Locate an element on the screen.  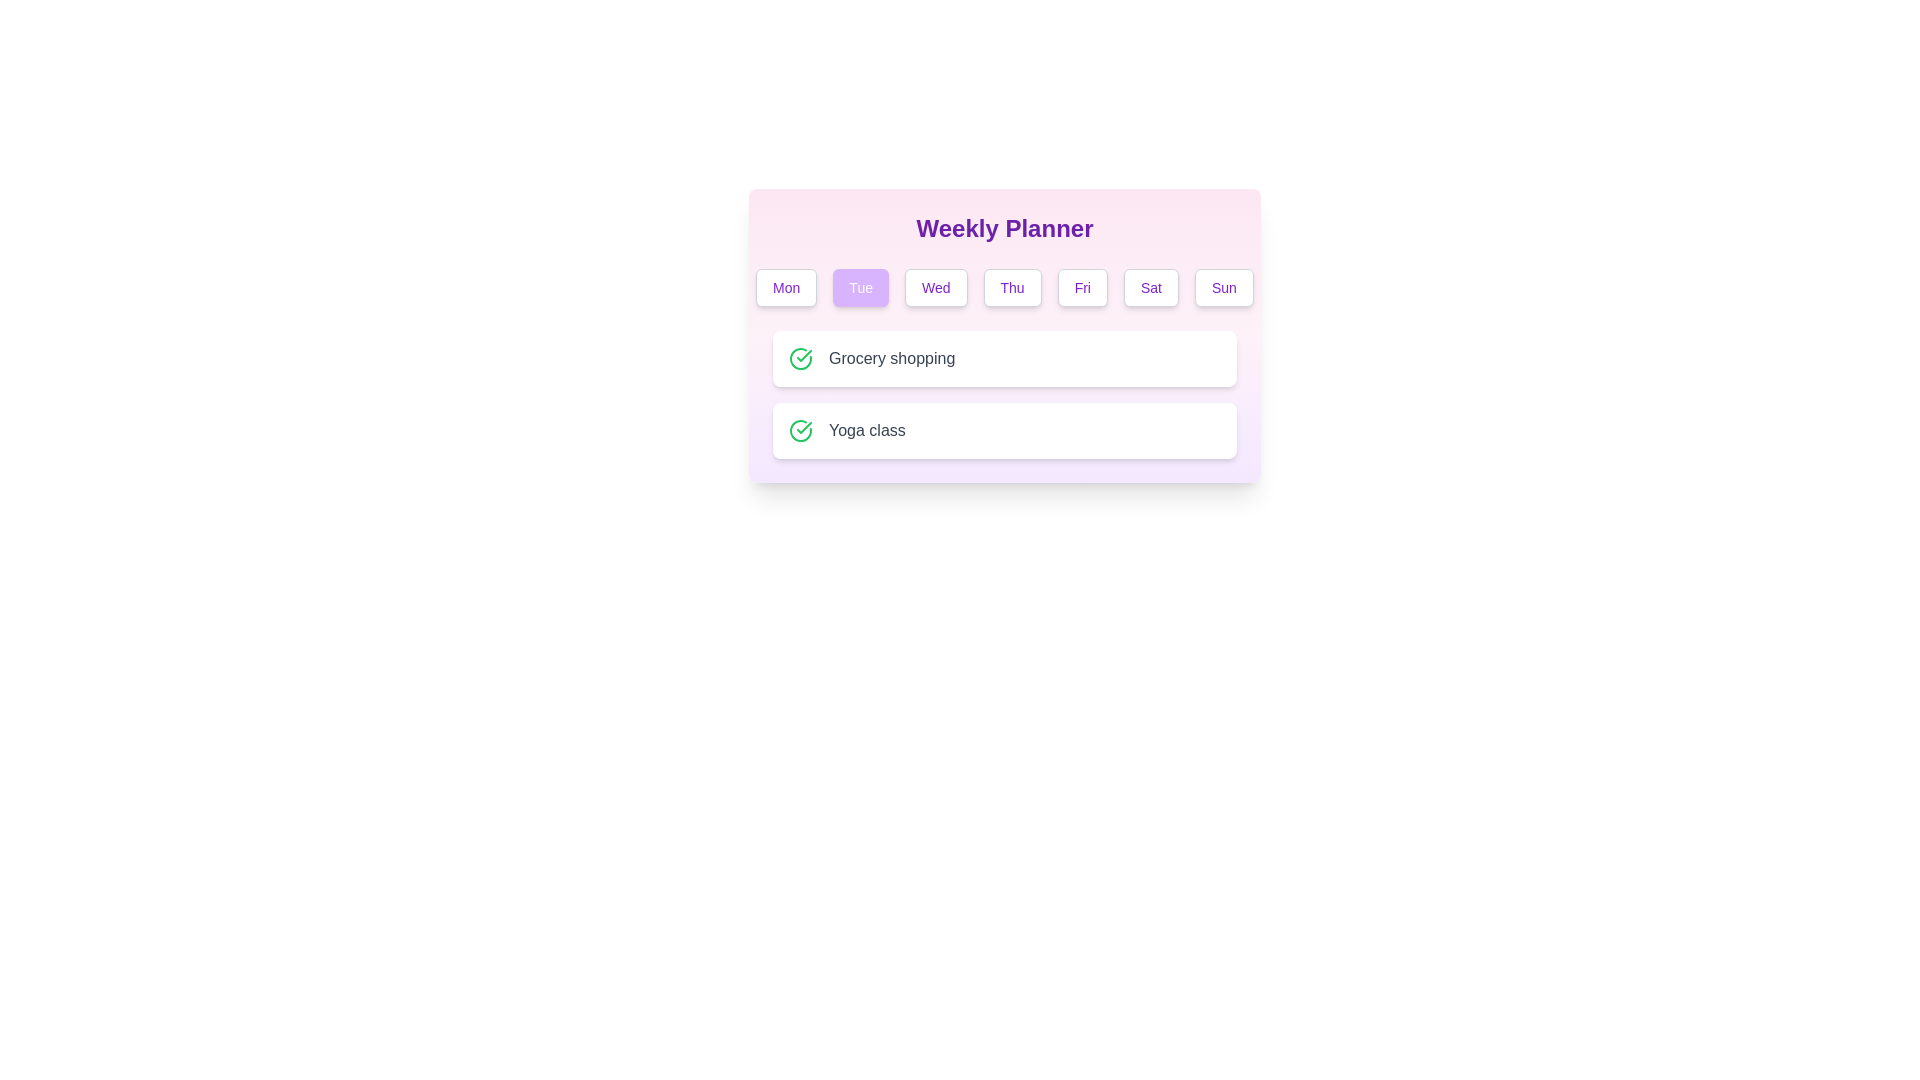
the element Mon to observe visual feedback is located at coordinates (785, 288).